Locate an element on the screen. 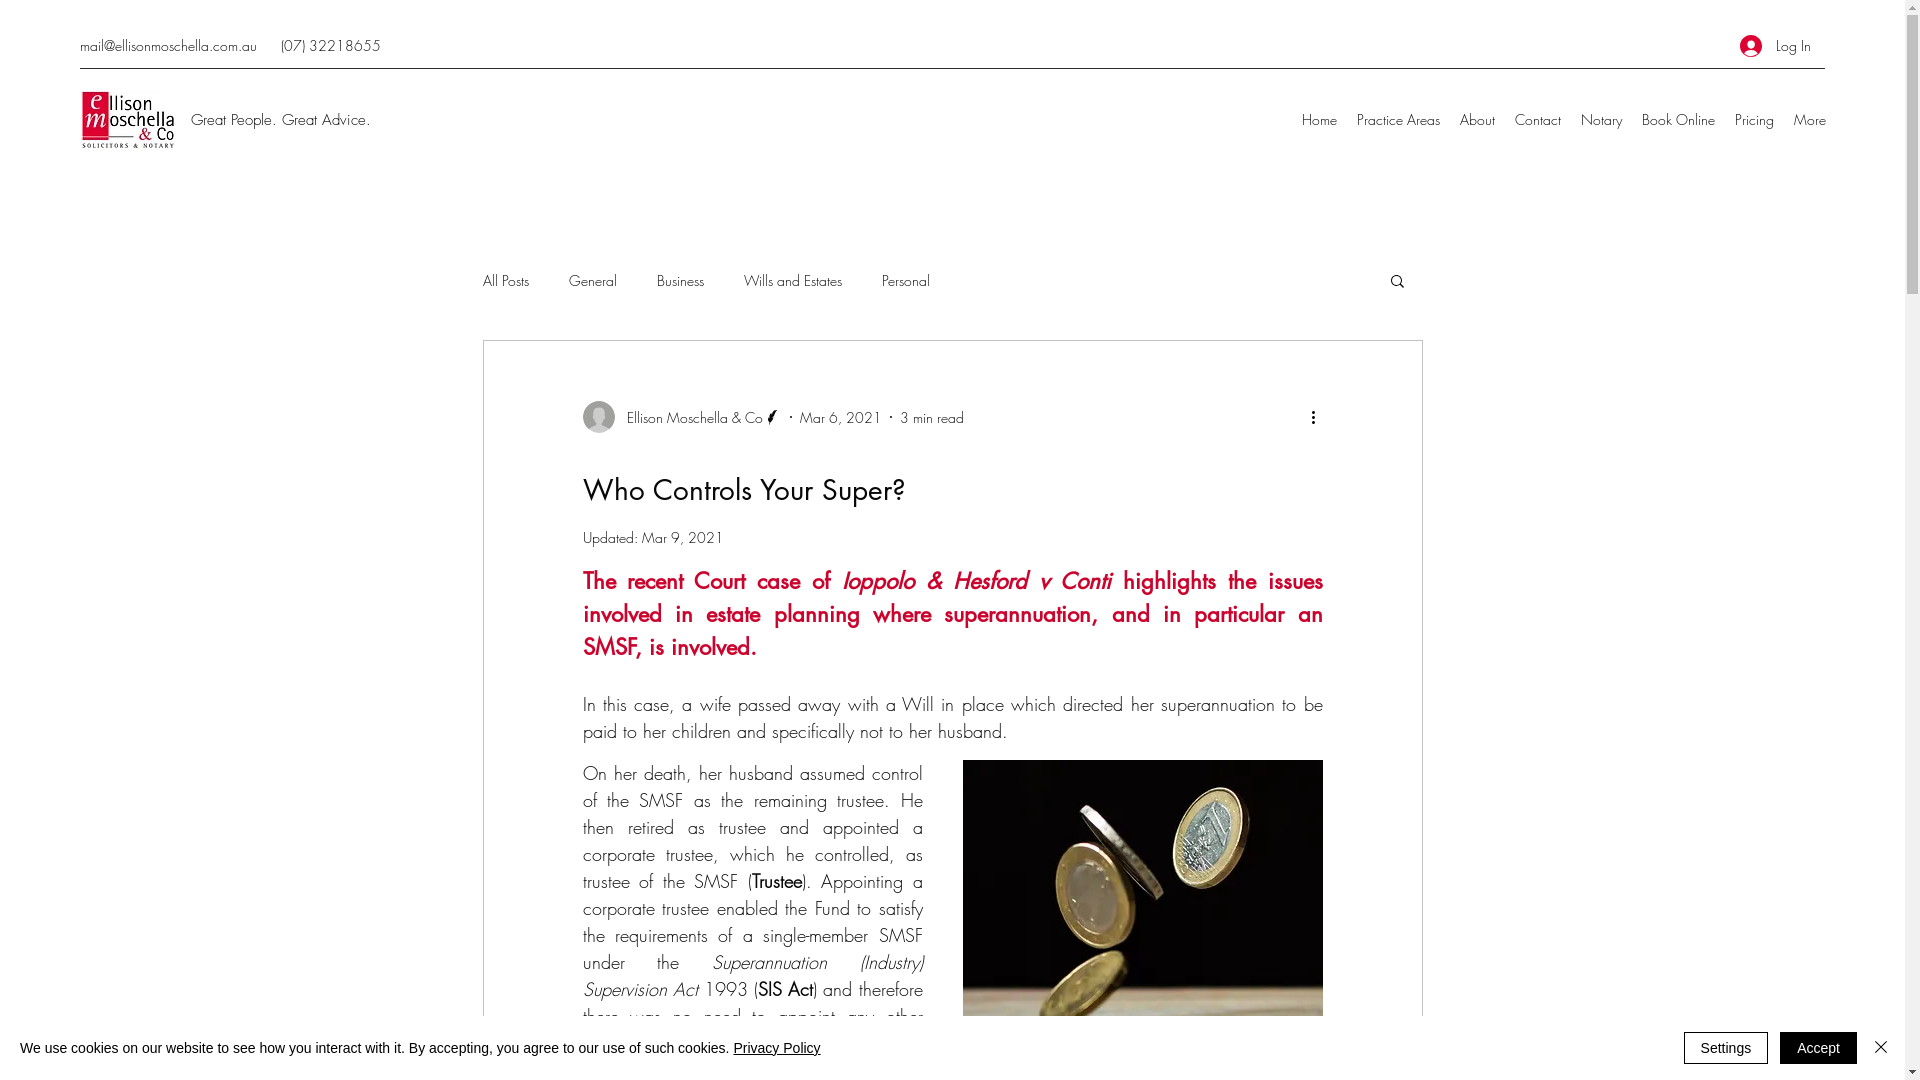 The image size is (1920, 1080). 'Pricing' is located at coordinates (1723, 119).